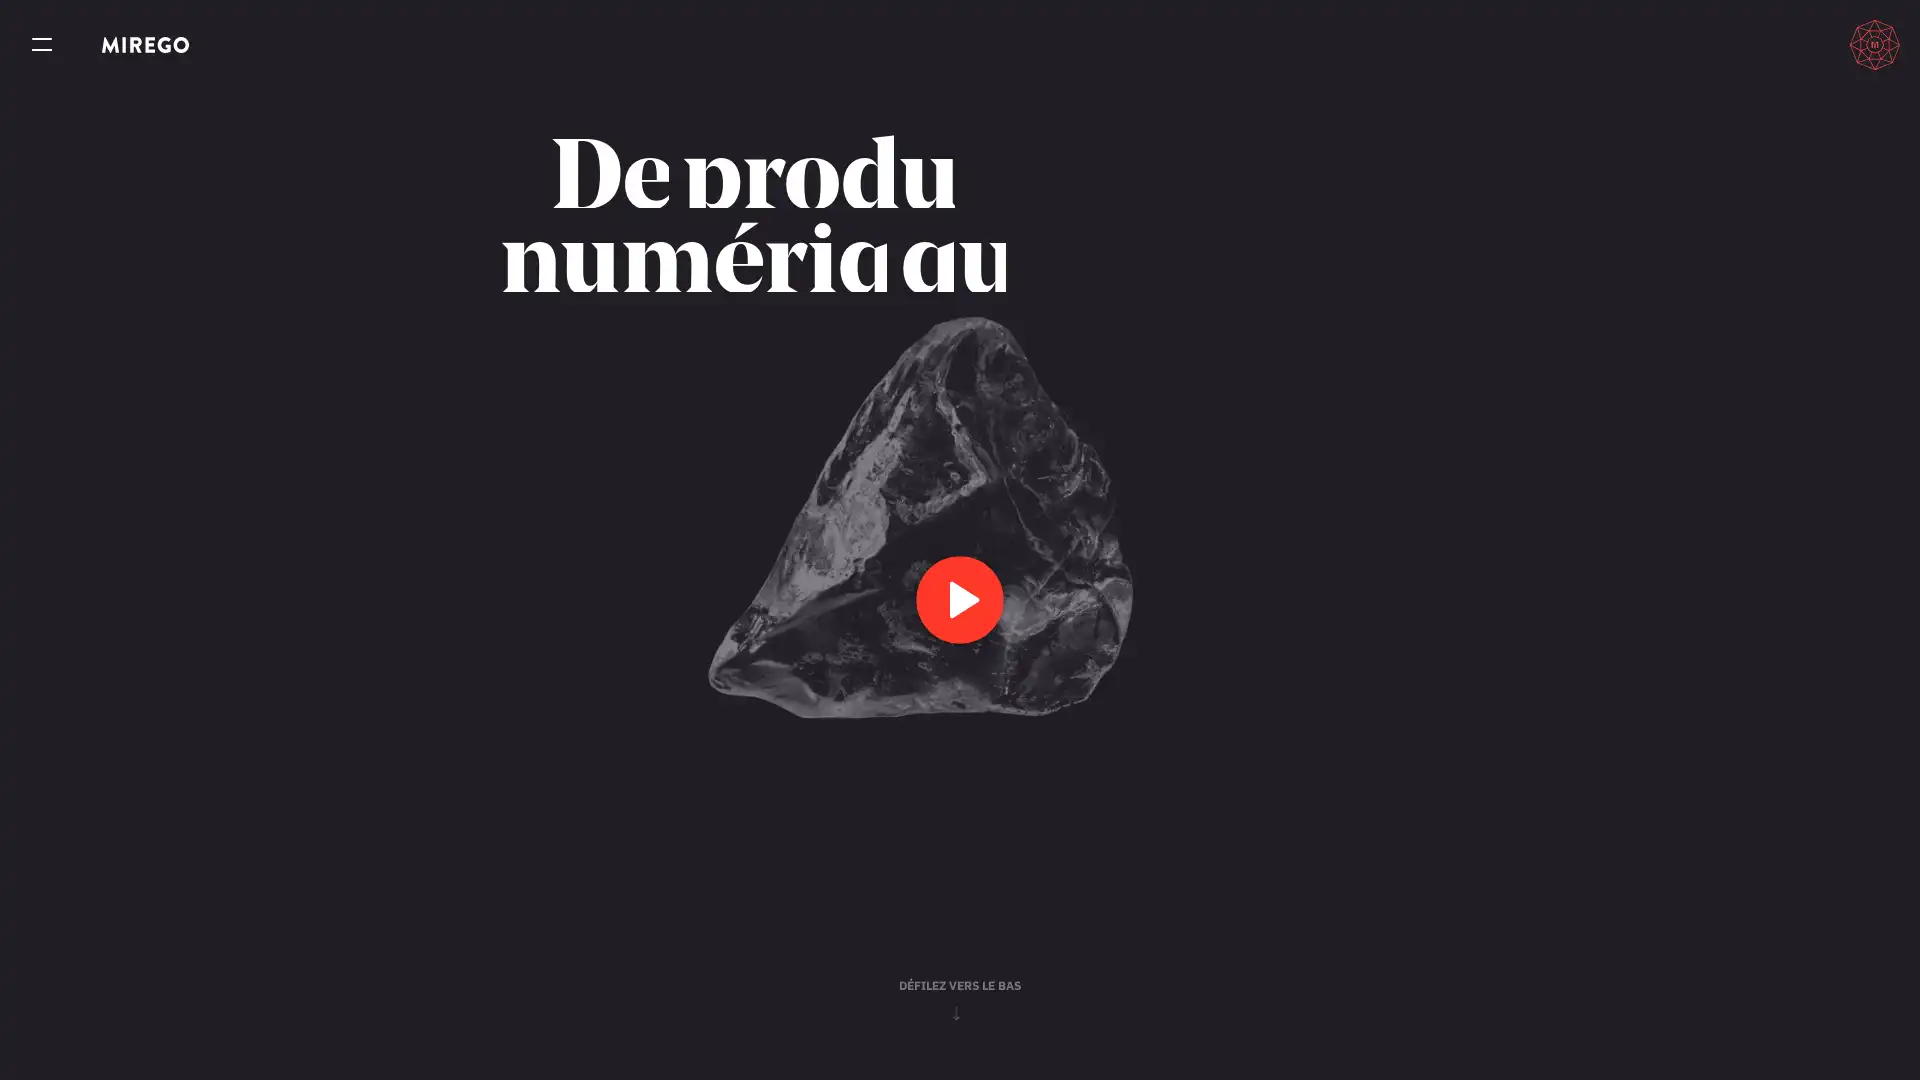 This screenshot has width=1920, height=1080. Describe the element at coordinates (1785, 44) in the screenshot. I see `Switch to English version` at that location.